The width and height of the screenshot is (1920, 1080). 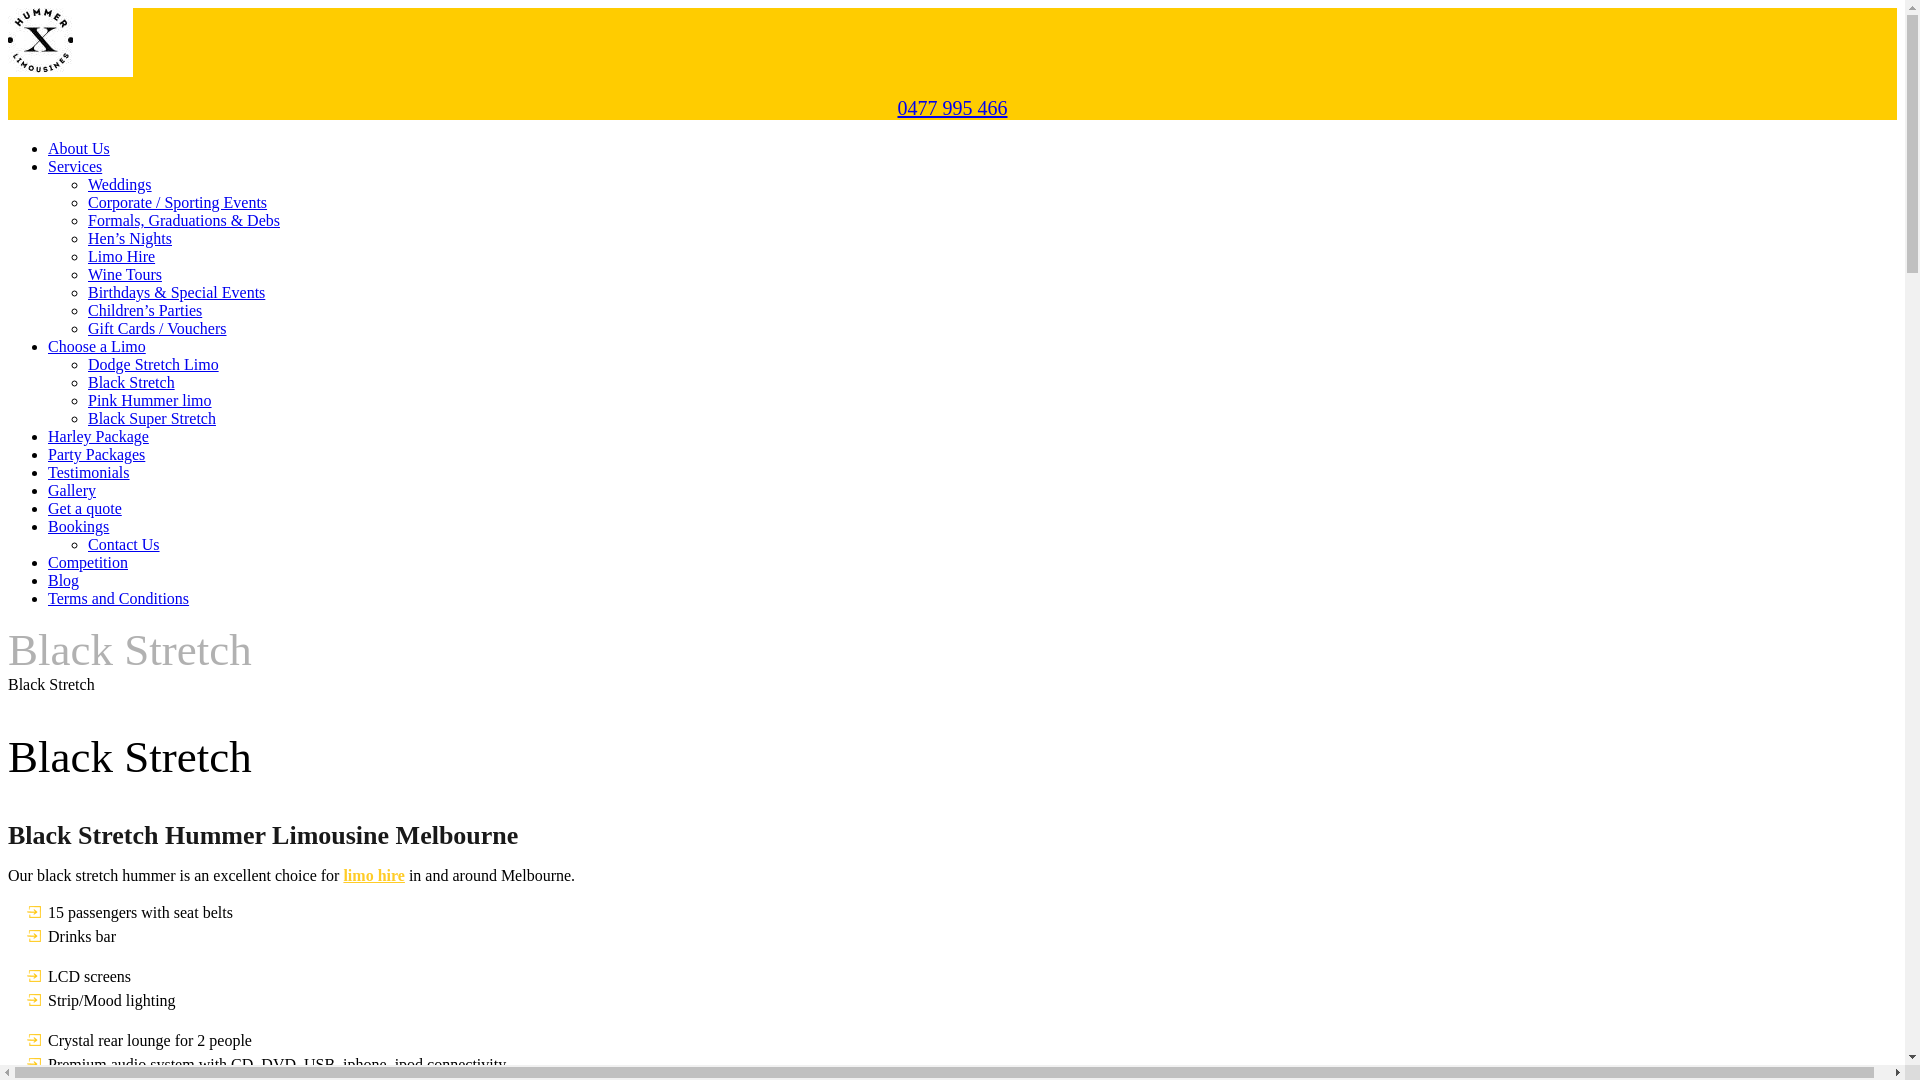 What do you see at coordinates (373, 874) in the screenshot?
I see `'limo hire'` at bounding box center [373, 874].